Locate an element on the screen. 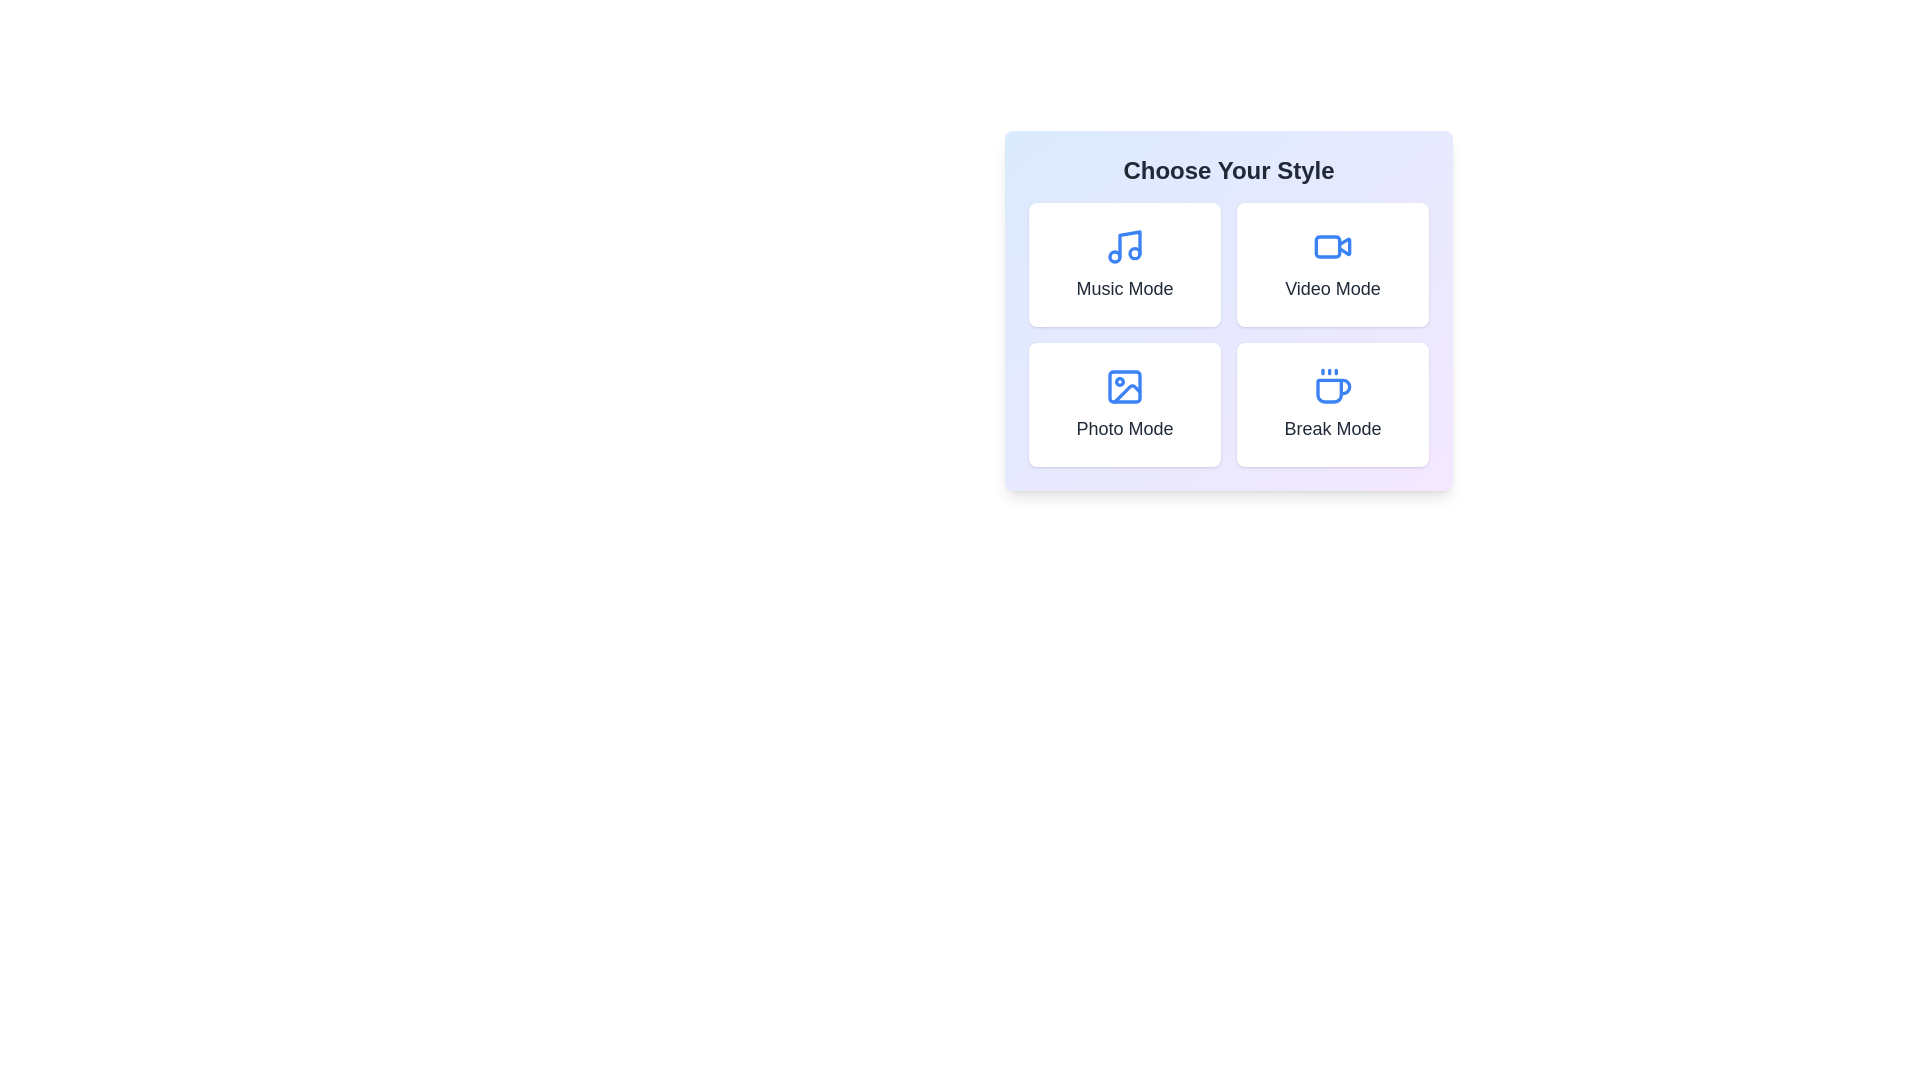  the button labeled Break Mode to trigger additional actions is located at coordinates (1333, 405).